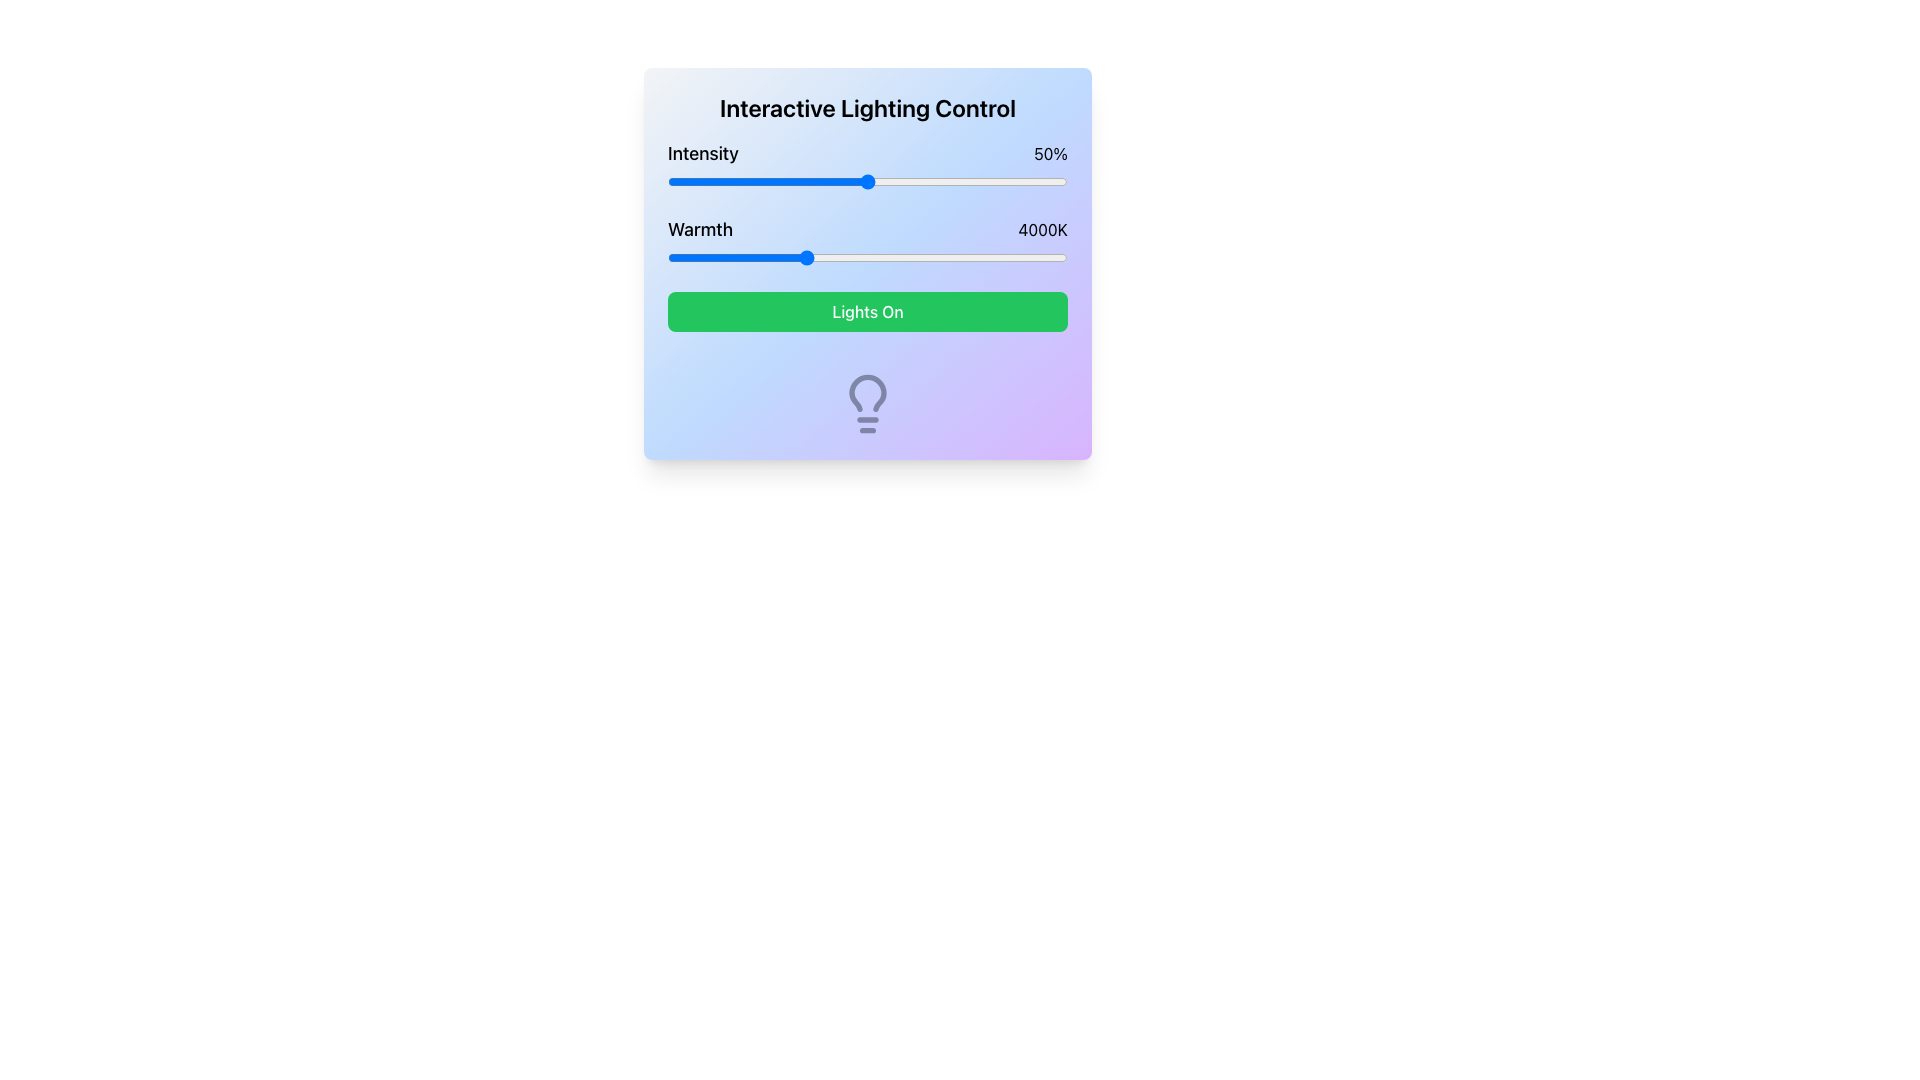 The image size is (1920, 1080). What do you see at coordinates (1042, 229) in the screenshot?
I see `value displayed on the label showing '4000K' in black font, located to the right of the 'Warmth' slider` at bounding box center [1042, 229].